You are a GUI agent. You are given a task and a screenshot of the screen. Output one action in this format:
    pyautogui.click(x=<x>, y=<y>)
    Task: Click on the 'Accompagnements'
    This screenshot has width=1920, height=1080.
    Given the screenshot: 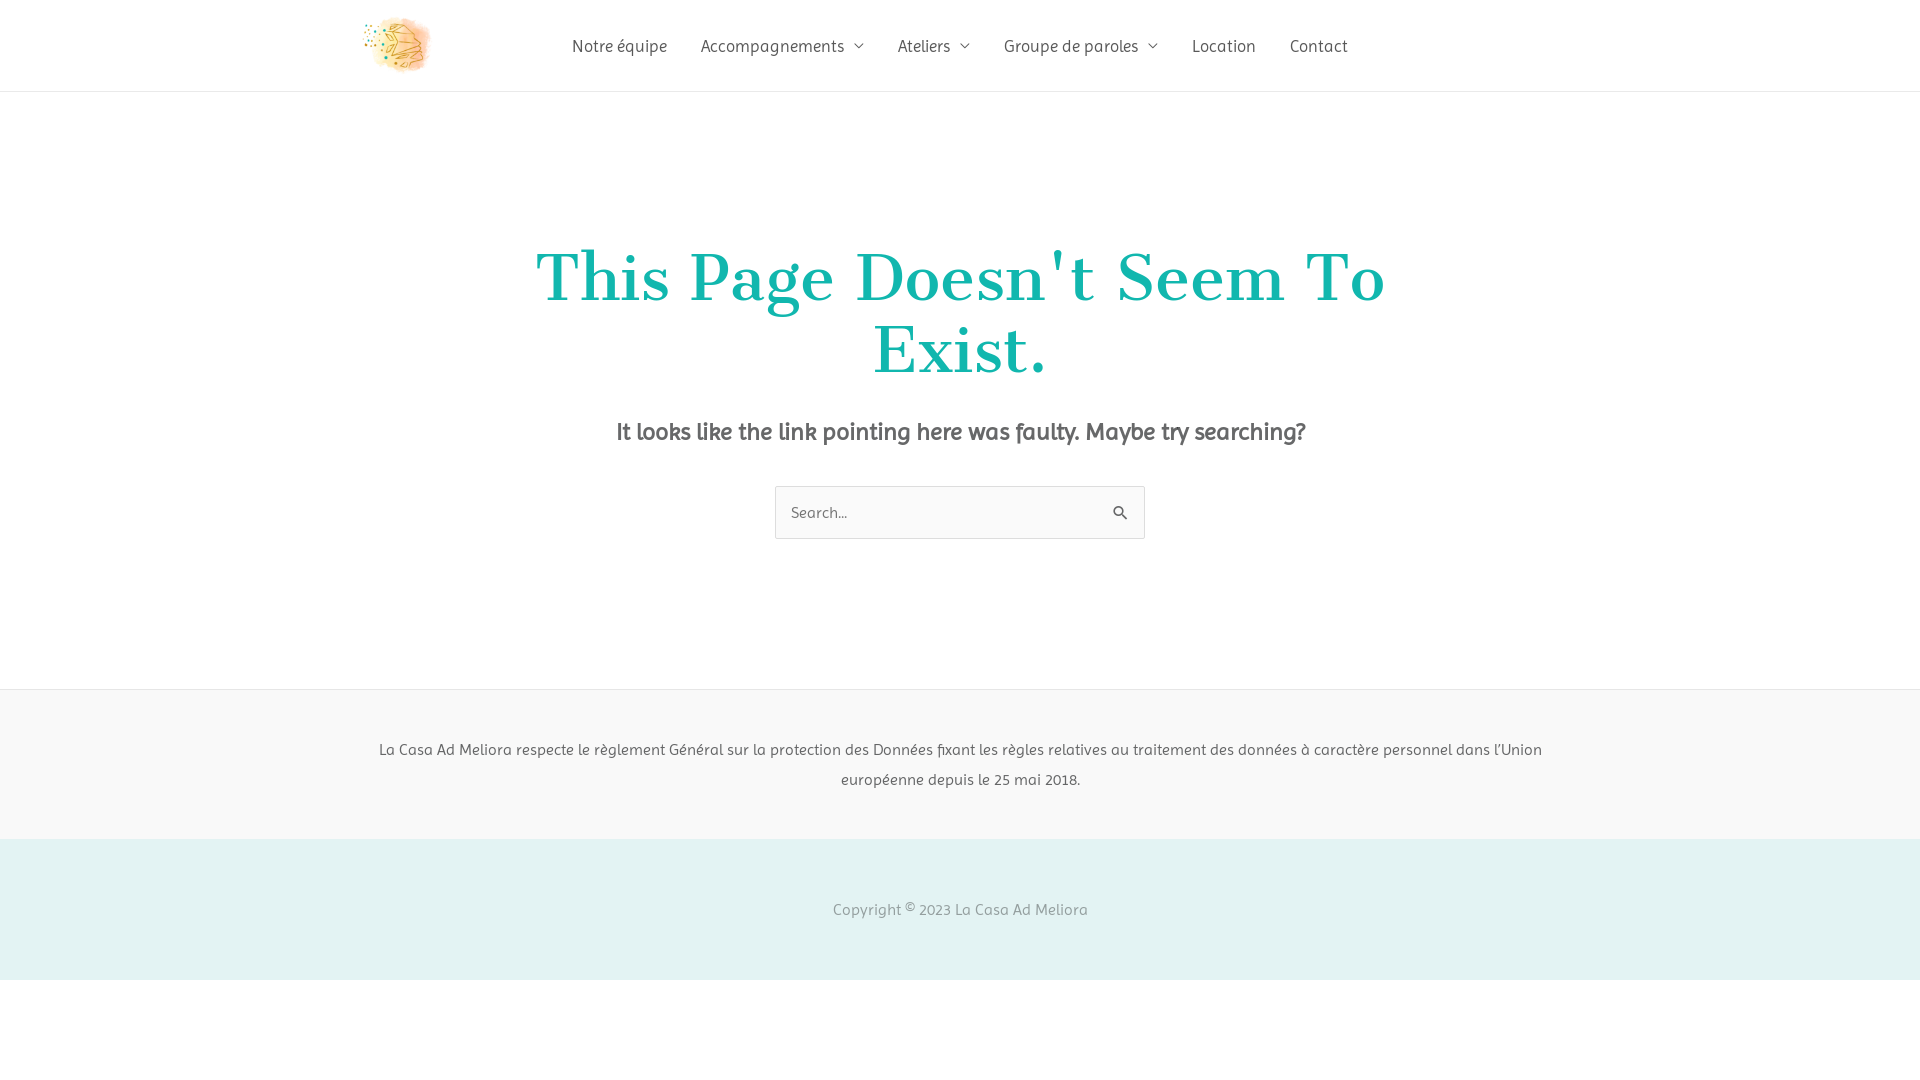 What is the action you would take?
    pyautogui.click(x=781, y=45)
    